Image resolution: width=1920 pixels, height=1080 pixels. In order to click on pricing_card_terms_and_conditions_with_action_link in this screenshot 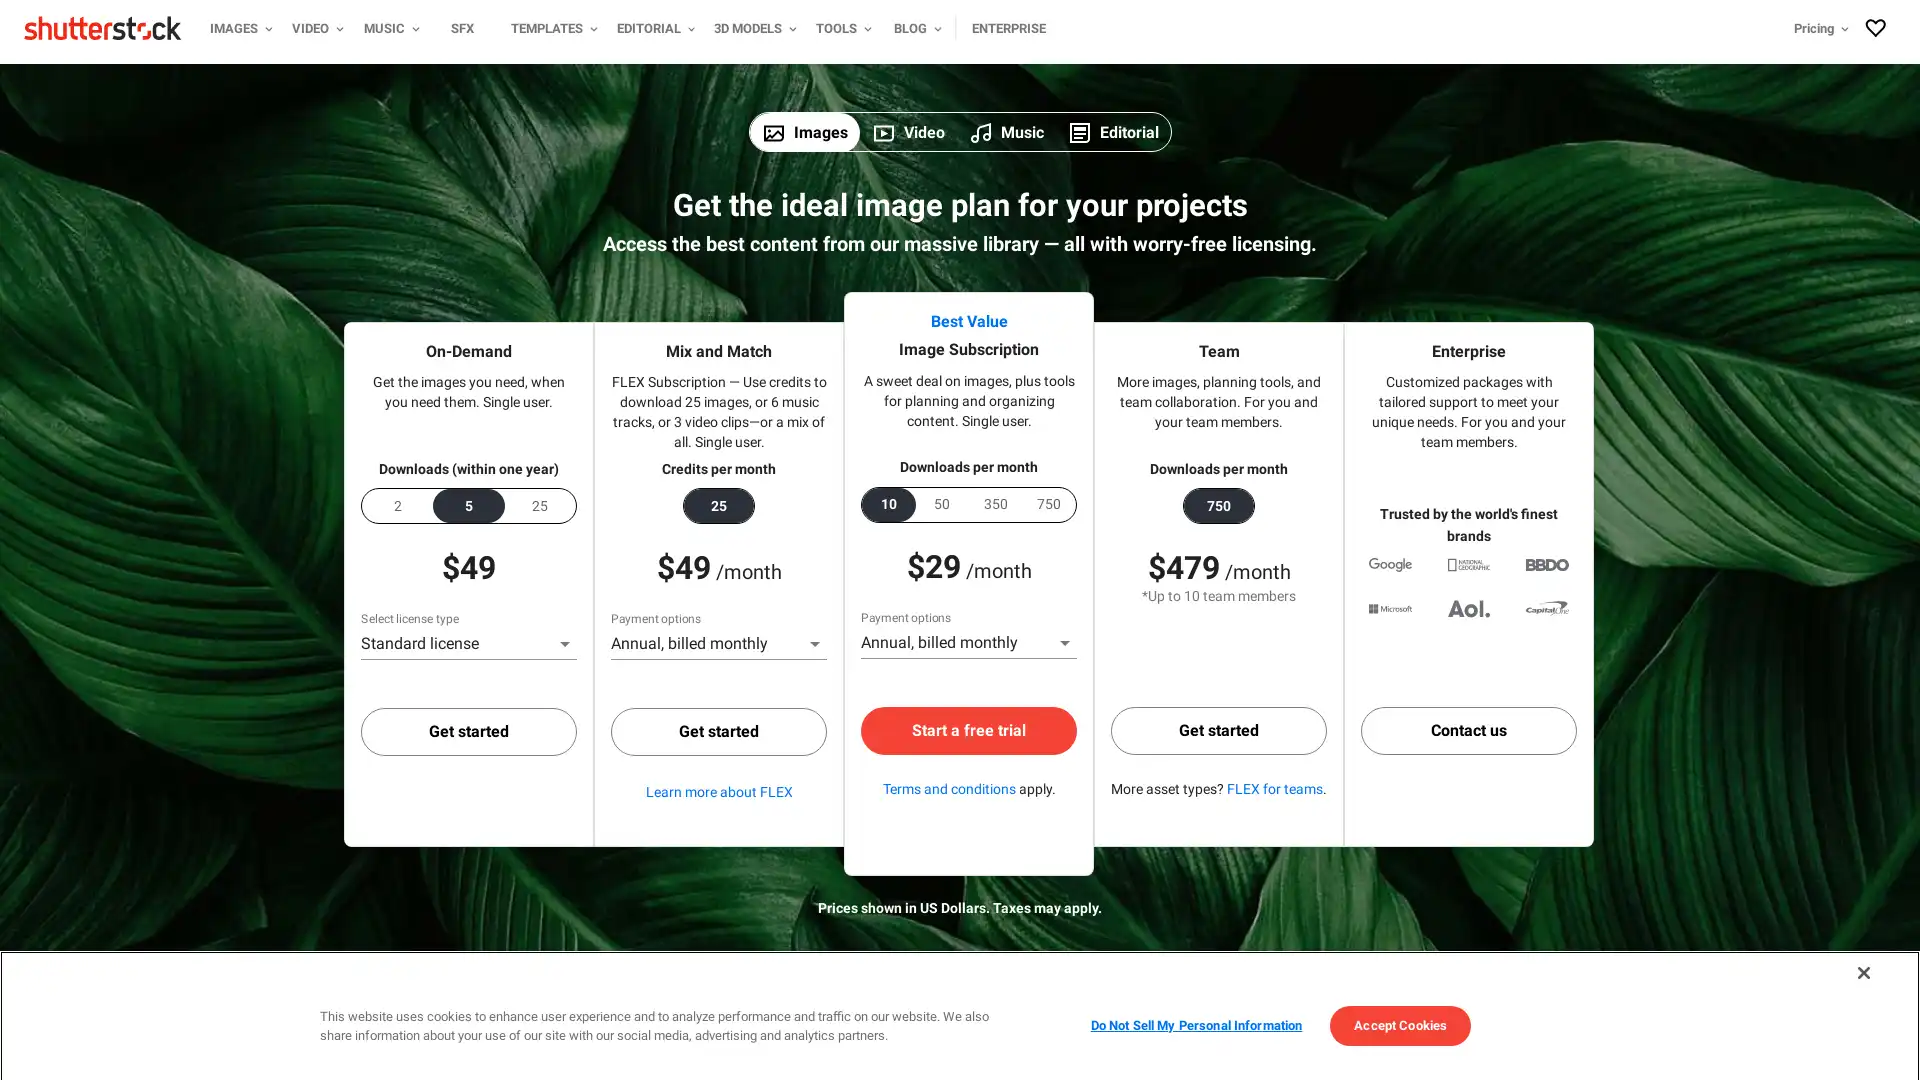, I will do `click(947, 786)`.